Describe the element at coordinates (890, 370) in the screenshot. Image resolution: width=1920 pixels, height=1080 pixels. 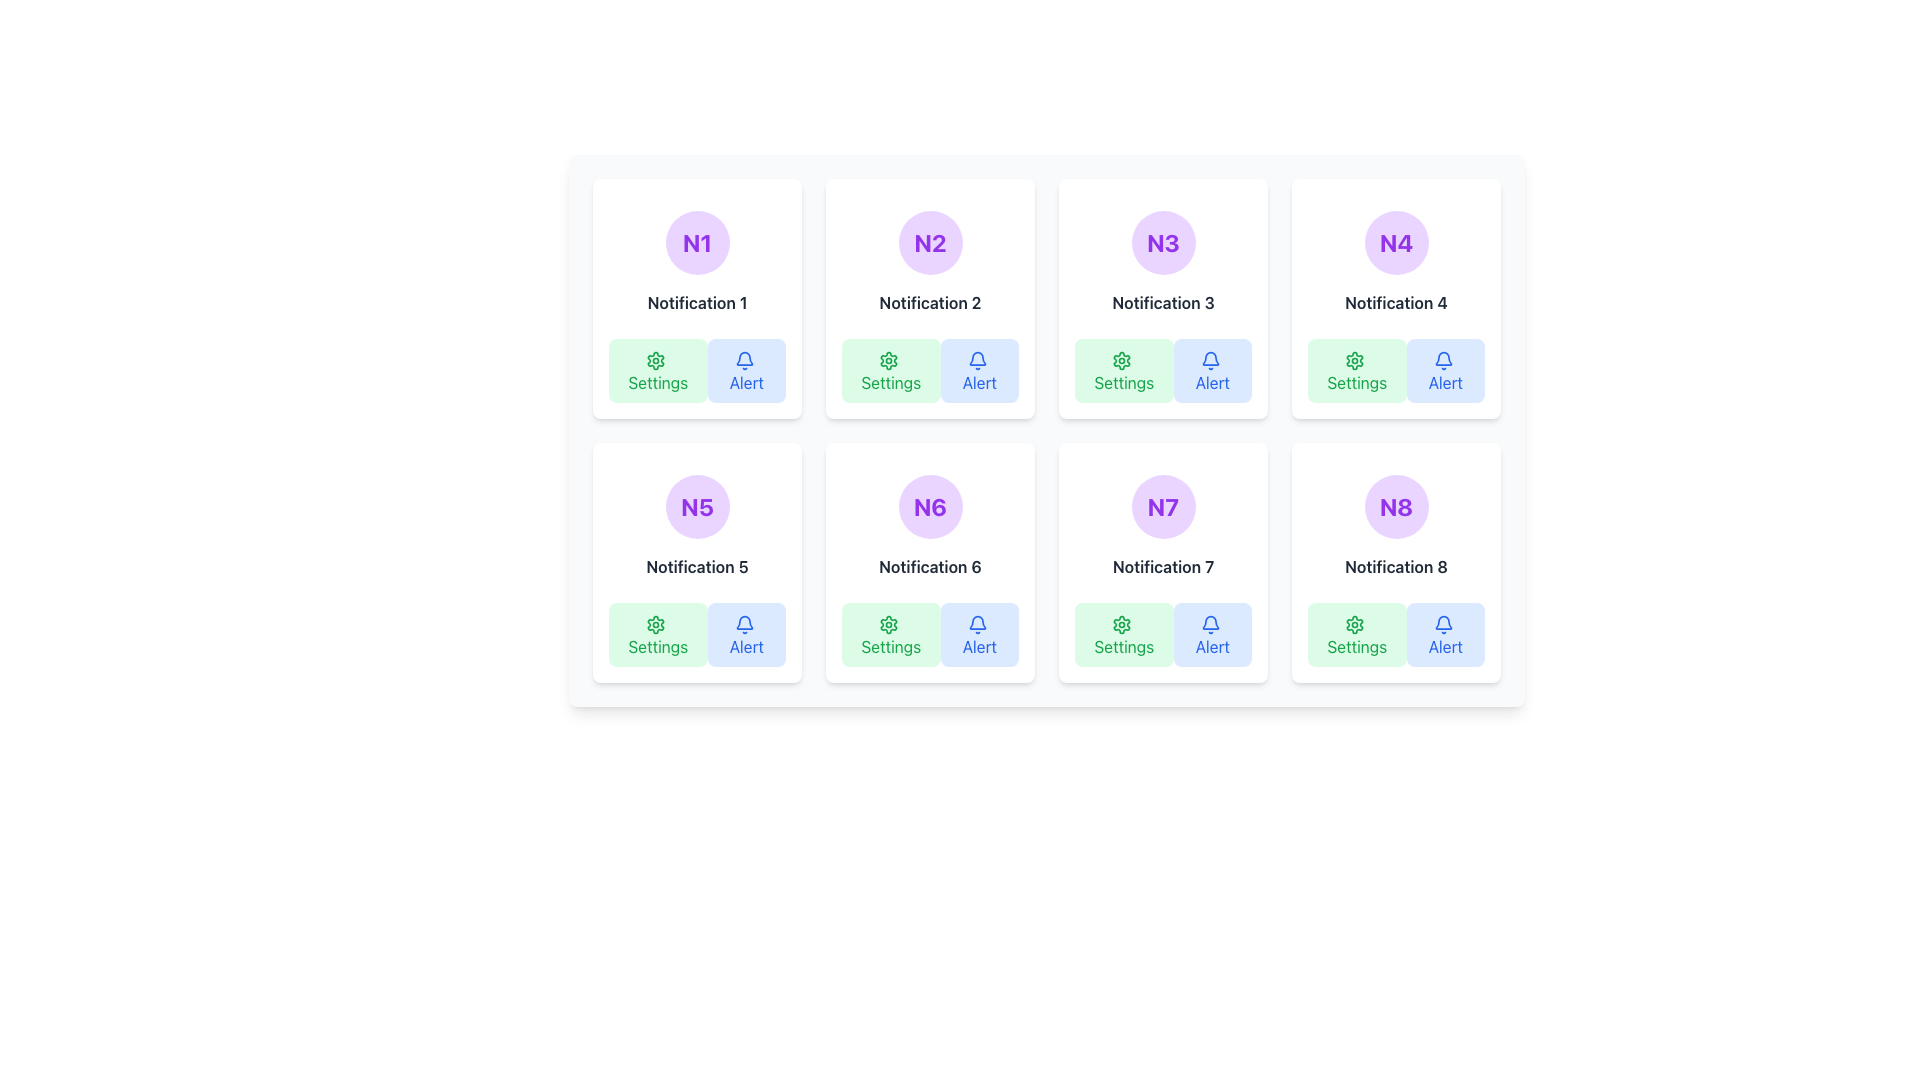
I see `the 'Settings' button, which is a rectangular button with rounded edges, light green background, and a green settings gear icon` at that location.